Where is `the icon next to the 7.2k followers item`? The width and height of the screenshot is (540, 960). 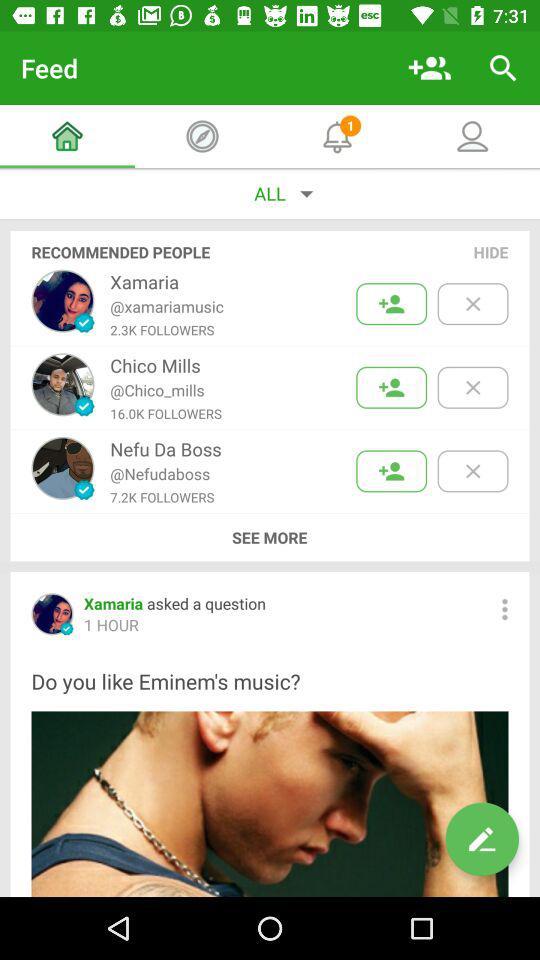 the icon next to the 7.2k followers item is located at coordinates (269, 536).